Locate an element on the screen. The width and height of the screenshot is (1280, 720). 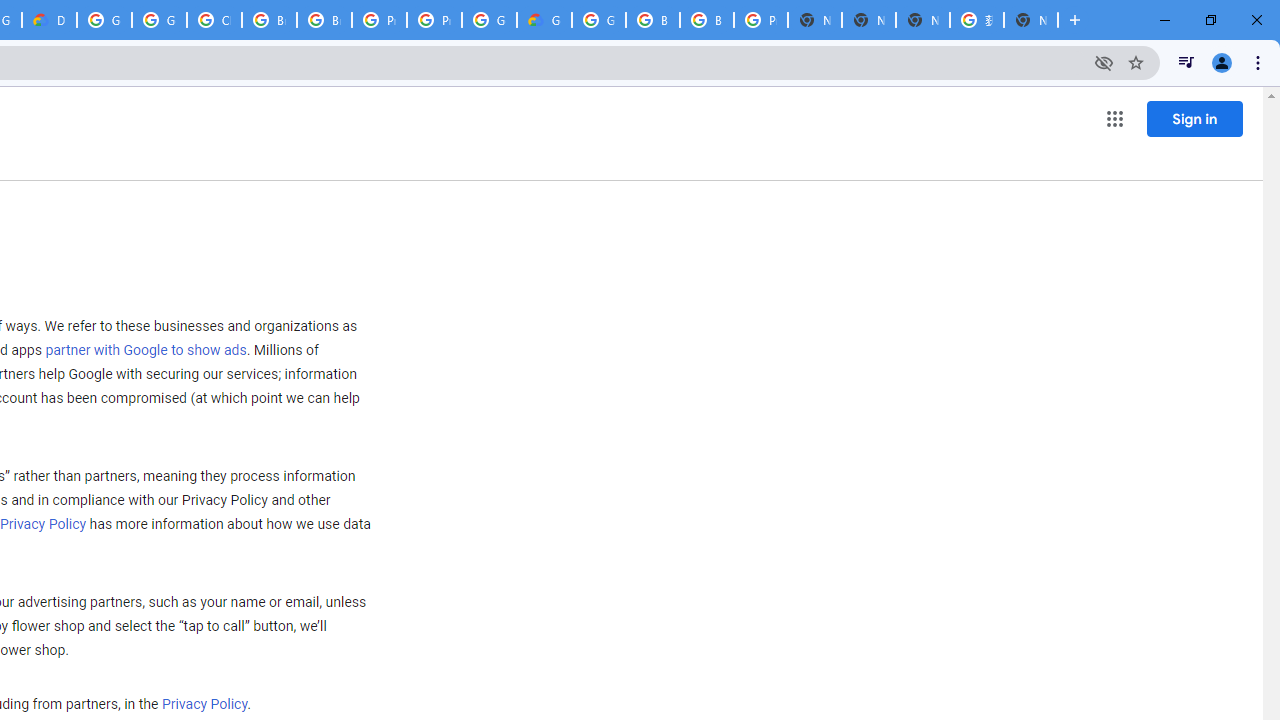
'Google Cloud Platform' is located at coordinates (598, 20).